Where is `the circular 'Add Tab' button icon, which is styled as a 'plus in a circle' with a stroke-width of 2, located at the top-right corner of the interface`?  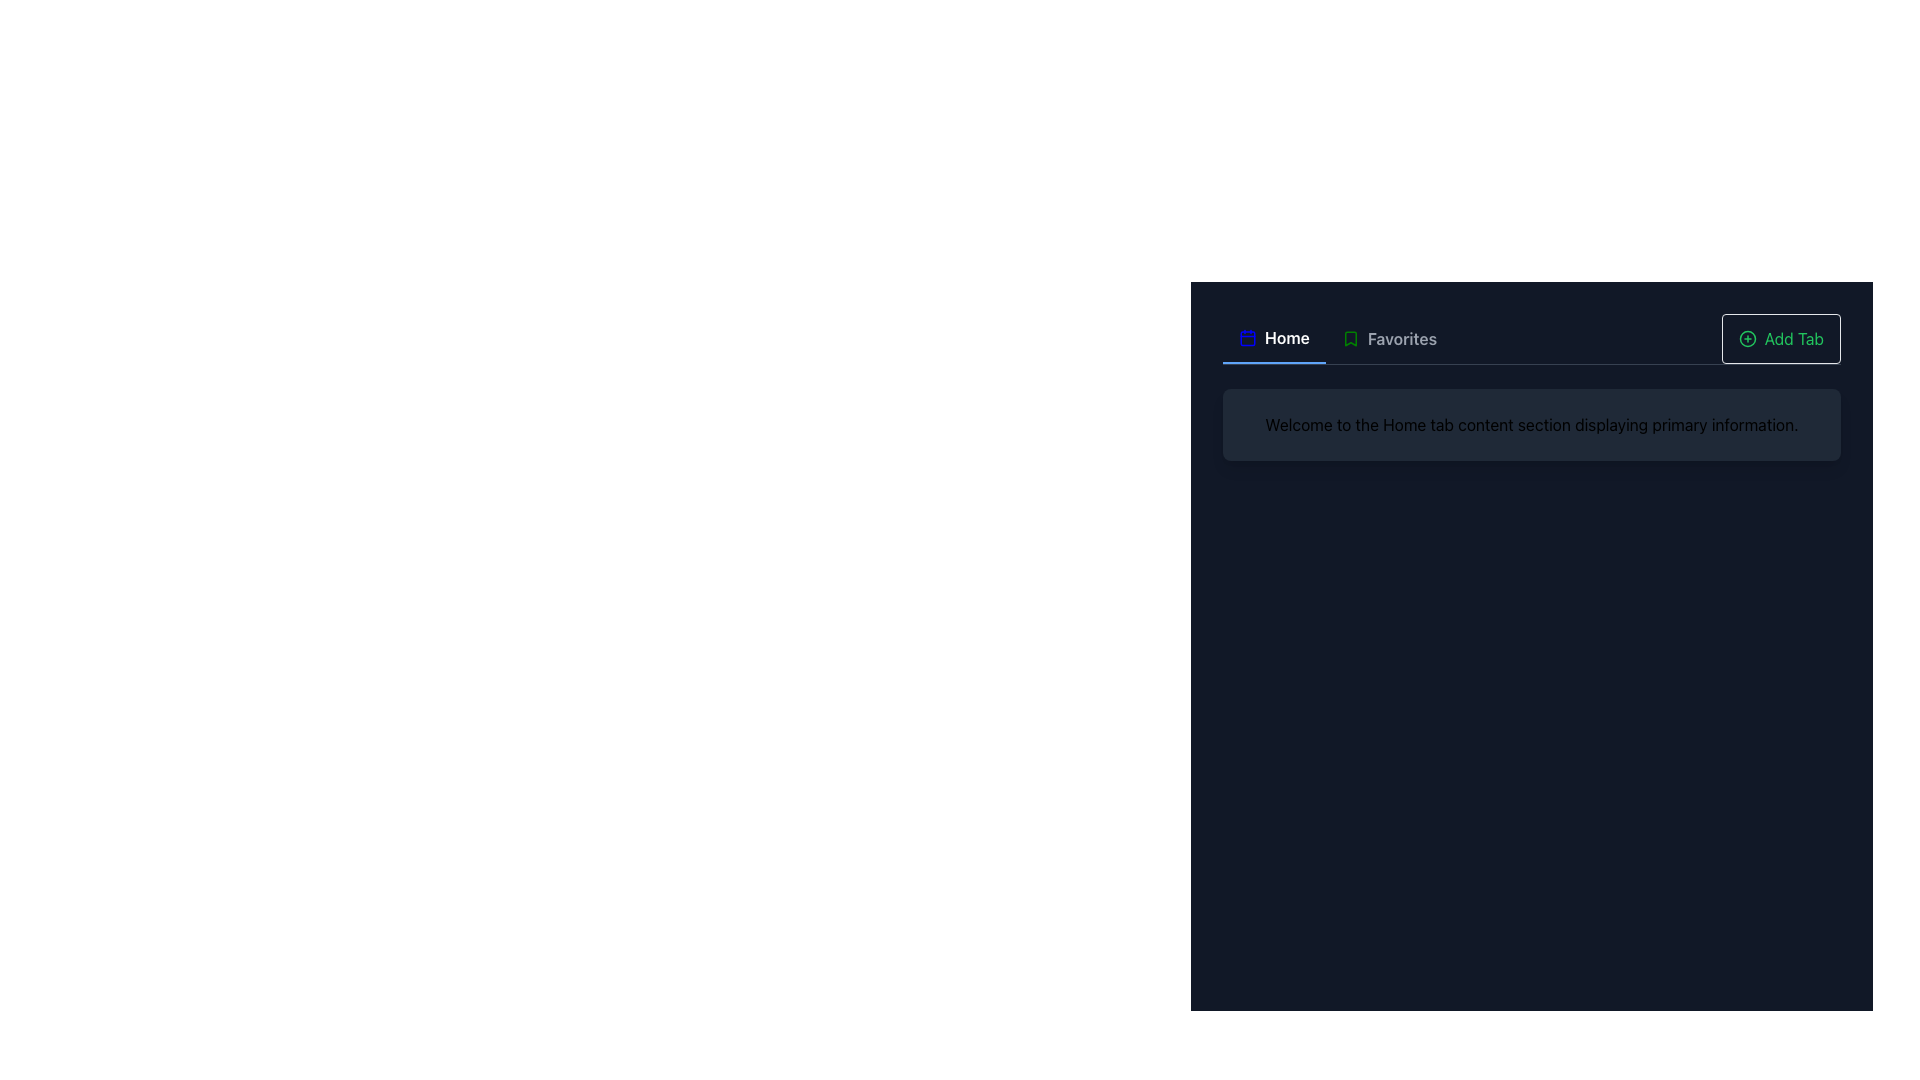
the circular 'Add Tab' button icon, which is styled as a 'plus in a circle' with a stroke-width of 2, located at the top-right corner of the interface is located at coordinates (1746, 338).